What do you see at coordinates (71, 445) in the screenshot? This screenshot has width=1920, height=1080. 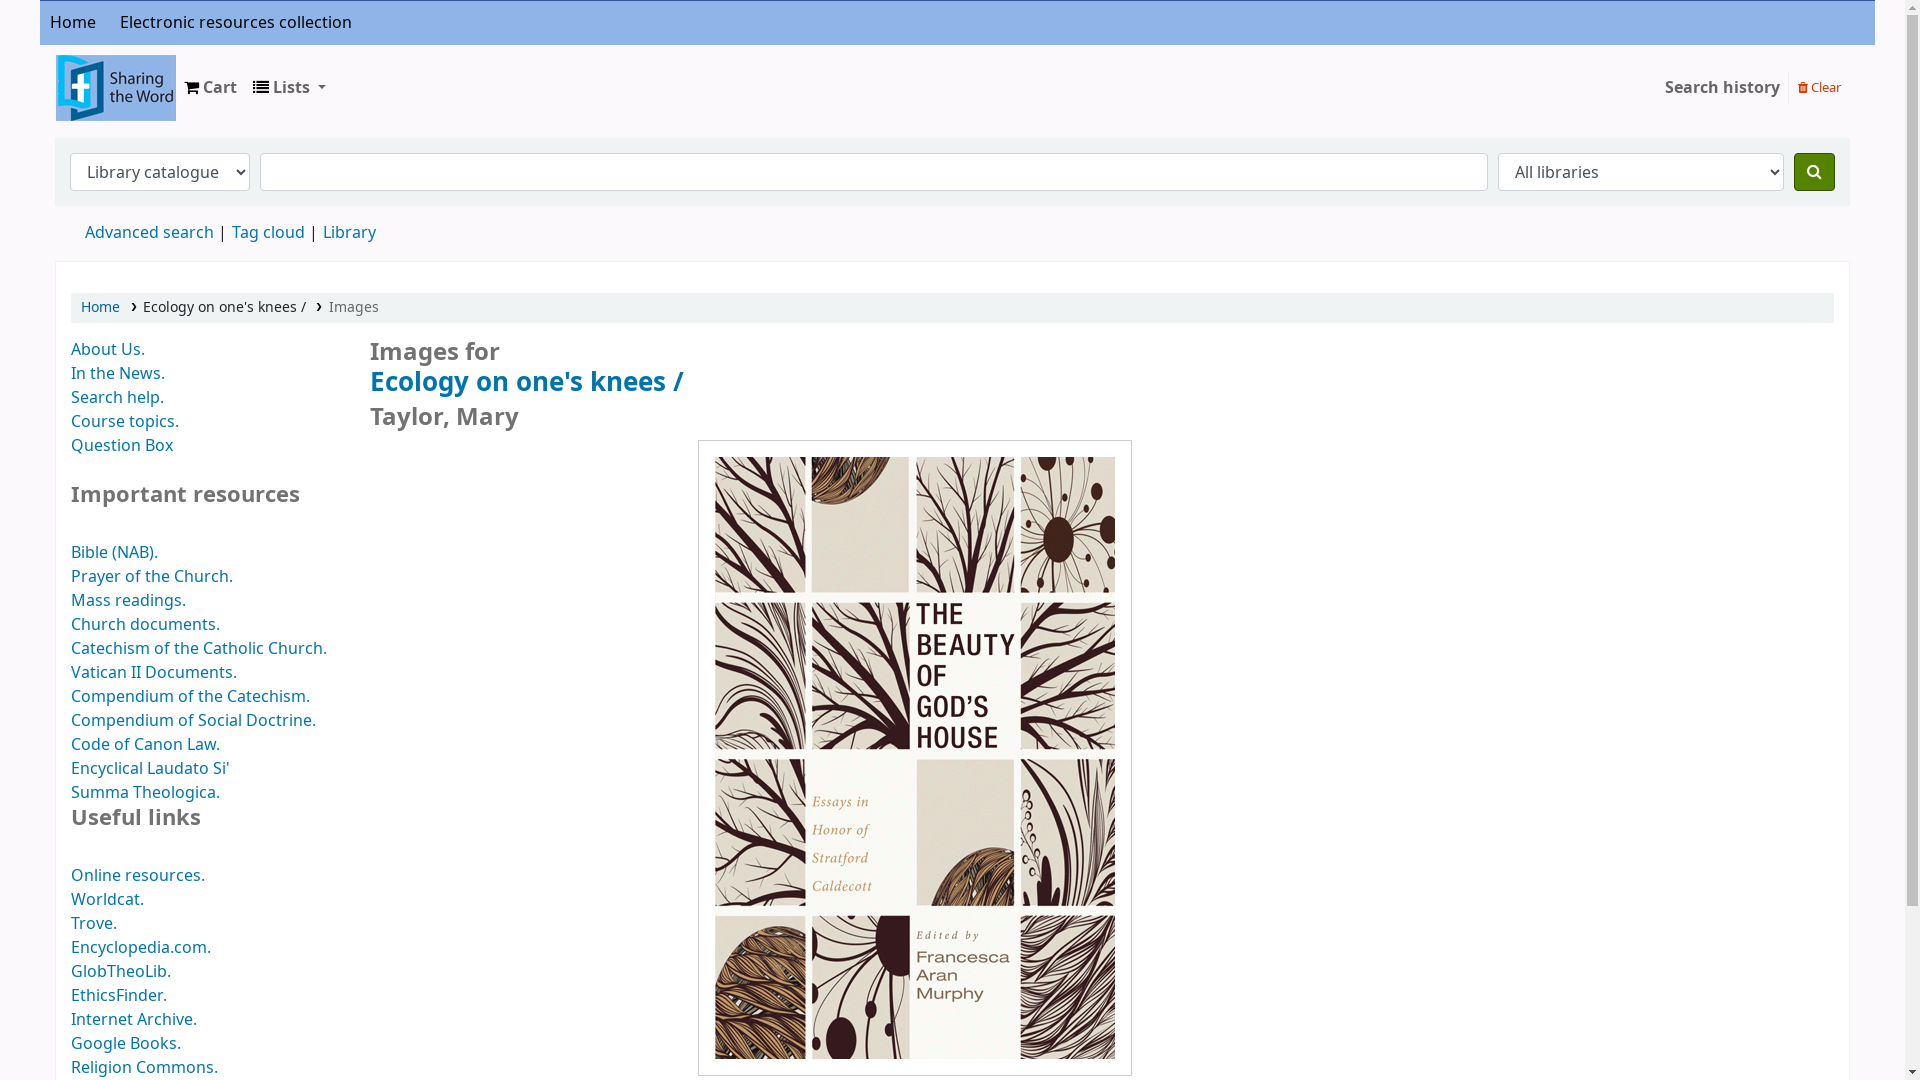 I see `'Question Box'` at bounding box center [71, 445].